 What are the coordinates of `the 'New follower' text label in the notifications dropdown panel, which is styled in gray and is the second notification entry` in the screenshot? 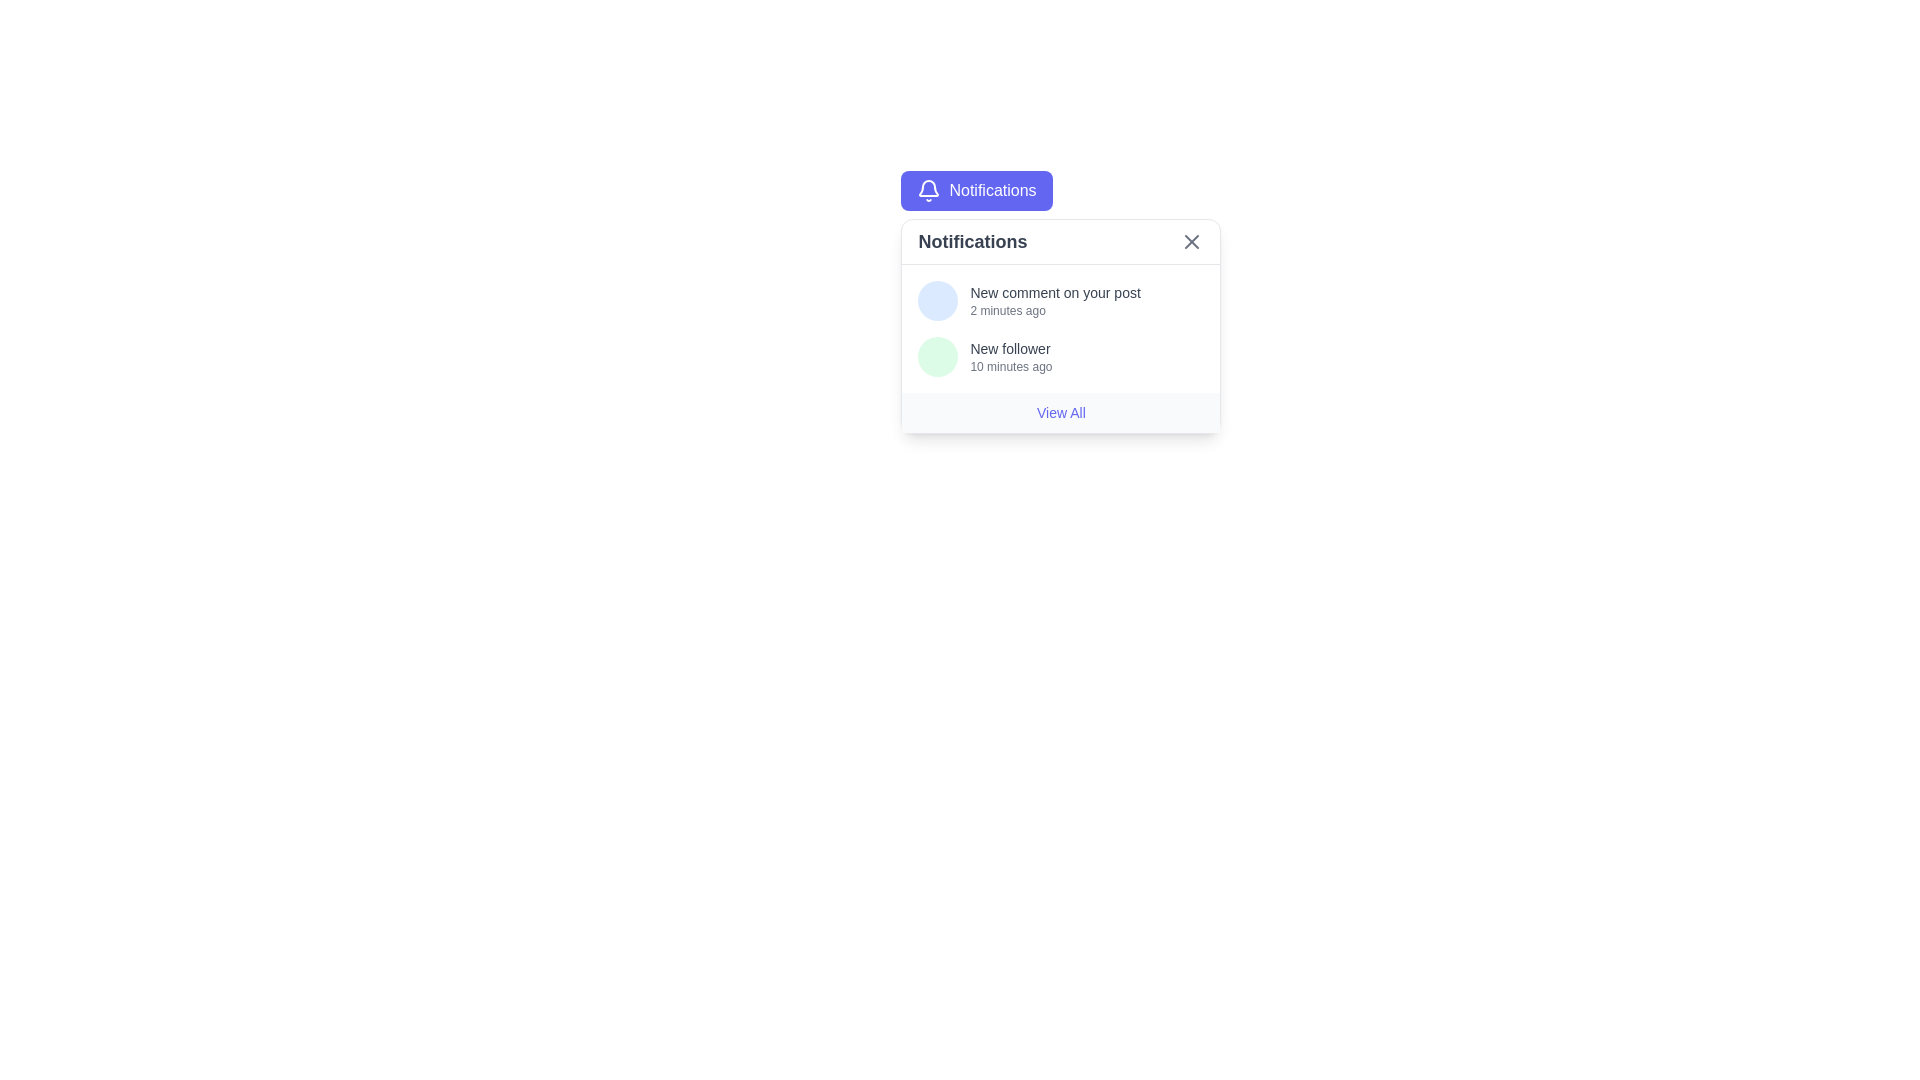 It's located at (1011, 347).